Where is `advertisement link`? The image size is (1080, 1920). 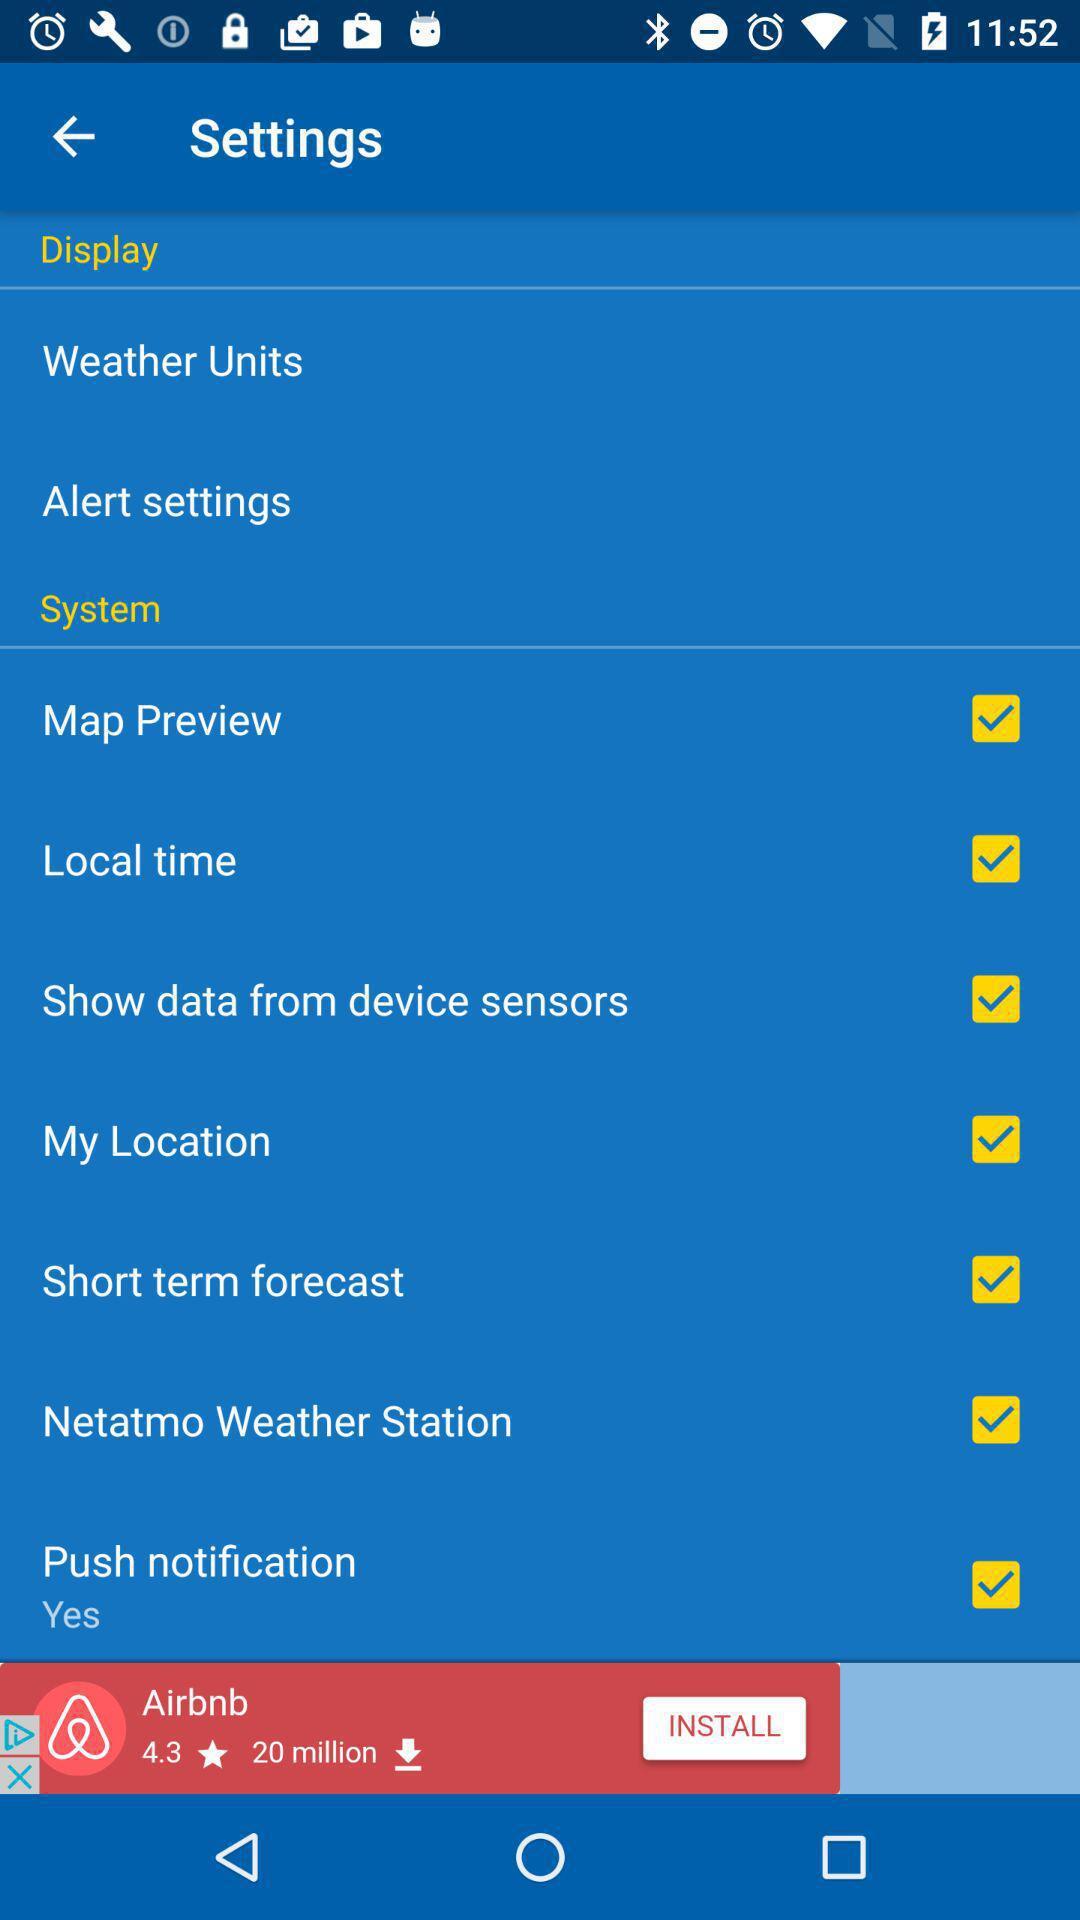
advertisement link is located at coordinates (540, 1727).